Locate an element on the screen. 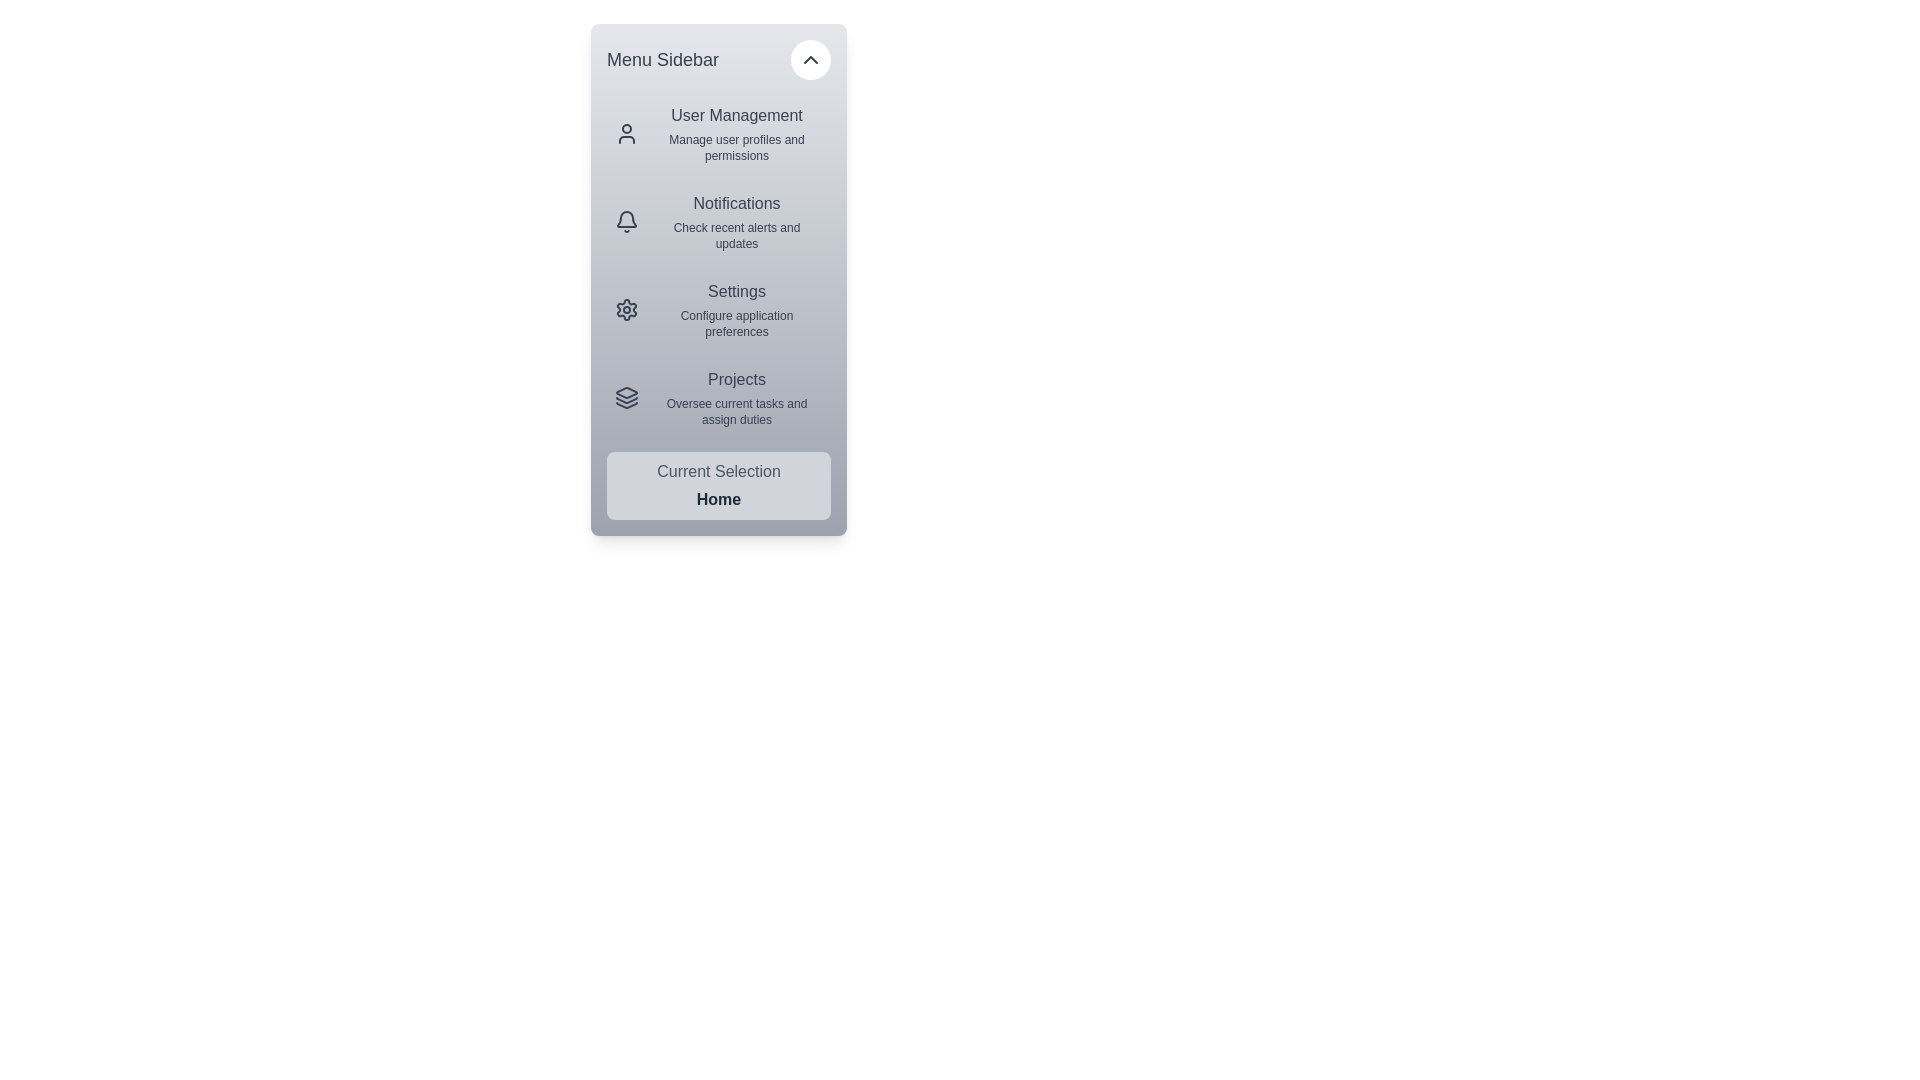 Image resolution: width=1920 pixels, height=1080 pixels. the gear icon representing the settings feature located next to the text 'Settings' in the third row of the menu sidebar is located at coordinates (626, 309).